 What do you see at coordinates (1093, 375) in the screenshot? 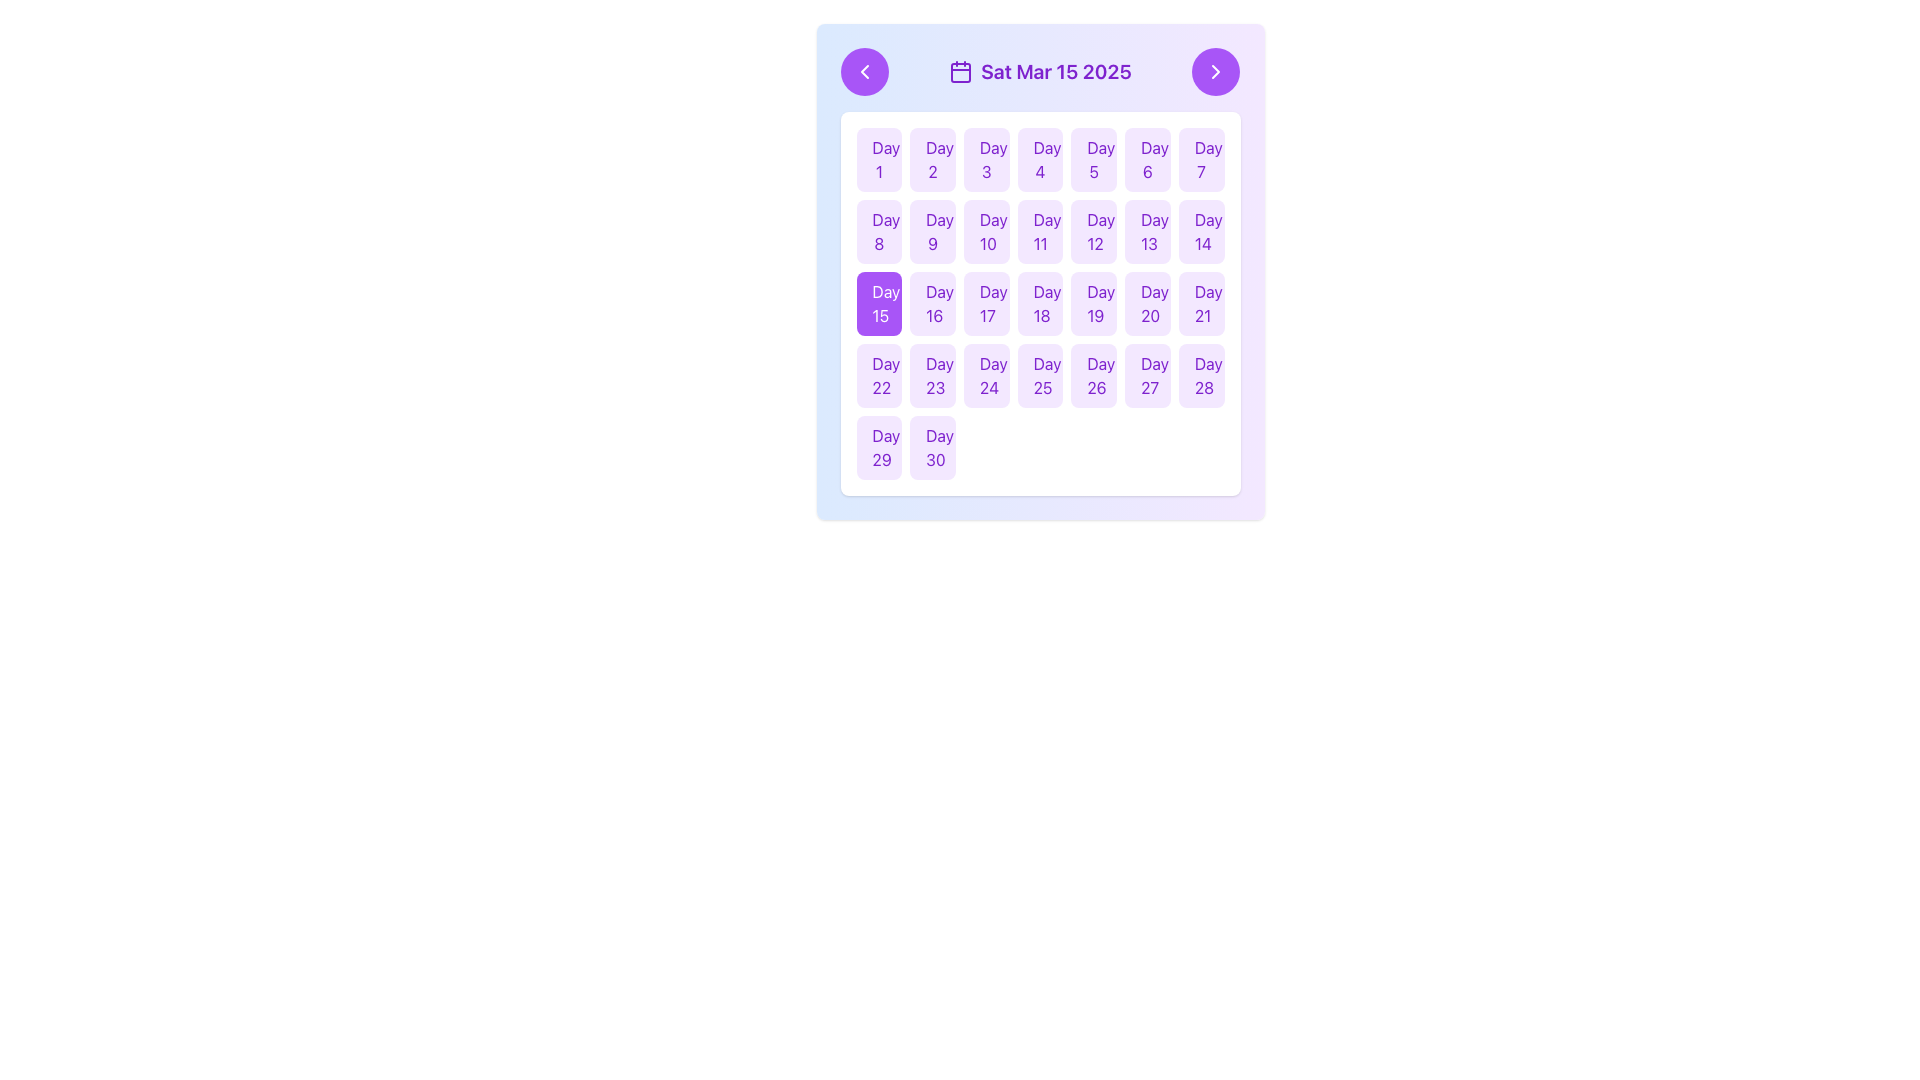
I see `the calendar button representing 'Day 26', which is the 5th button in the 4th row of a calendar grid layout` at bounding box center [1093, 375].